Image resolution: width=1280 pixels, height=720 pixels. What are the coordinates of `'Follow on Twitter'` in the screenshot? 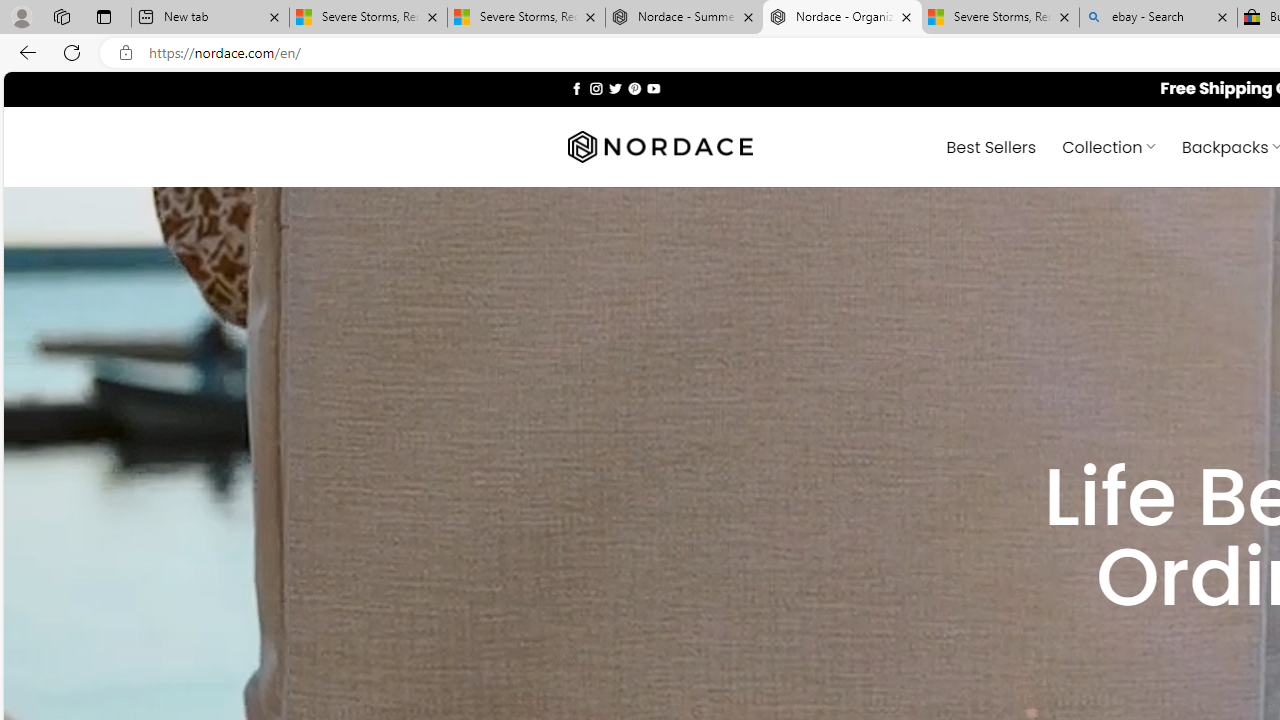 It's located at (614, 87).